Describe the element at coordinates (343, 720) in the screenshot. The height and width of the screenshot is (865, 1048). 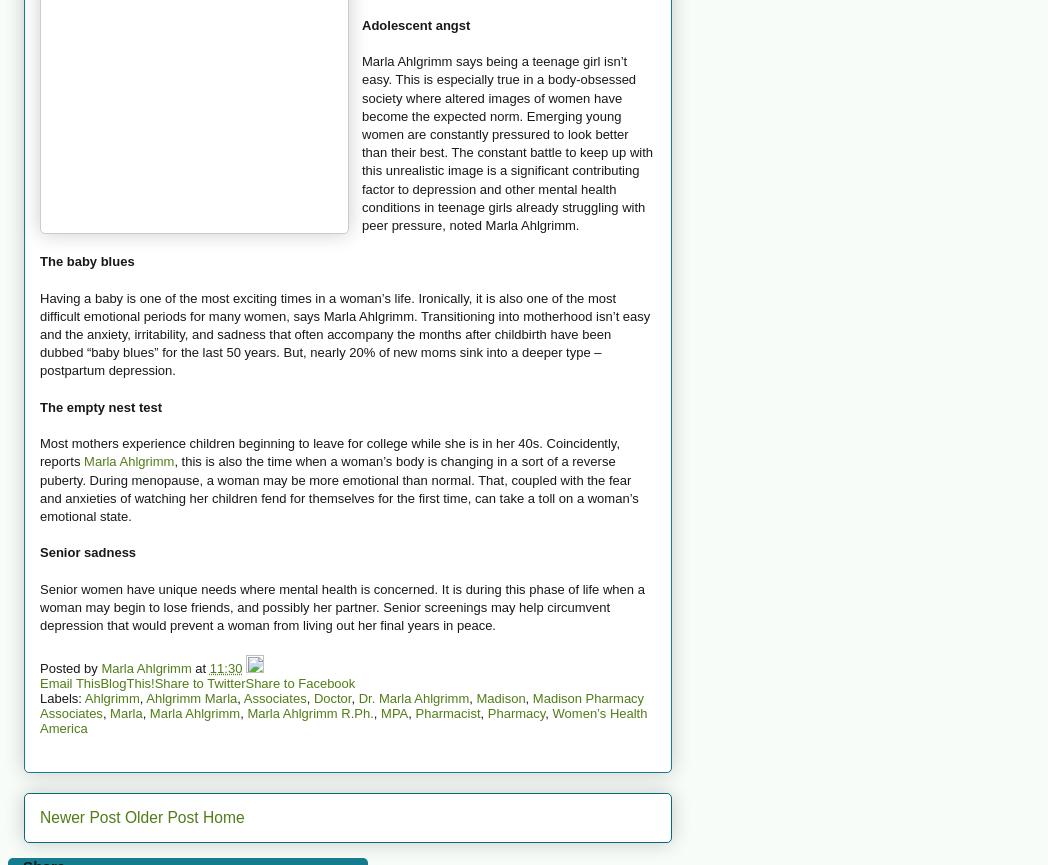
I see `'Women’s Health America'` at that location.